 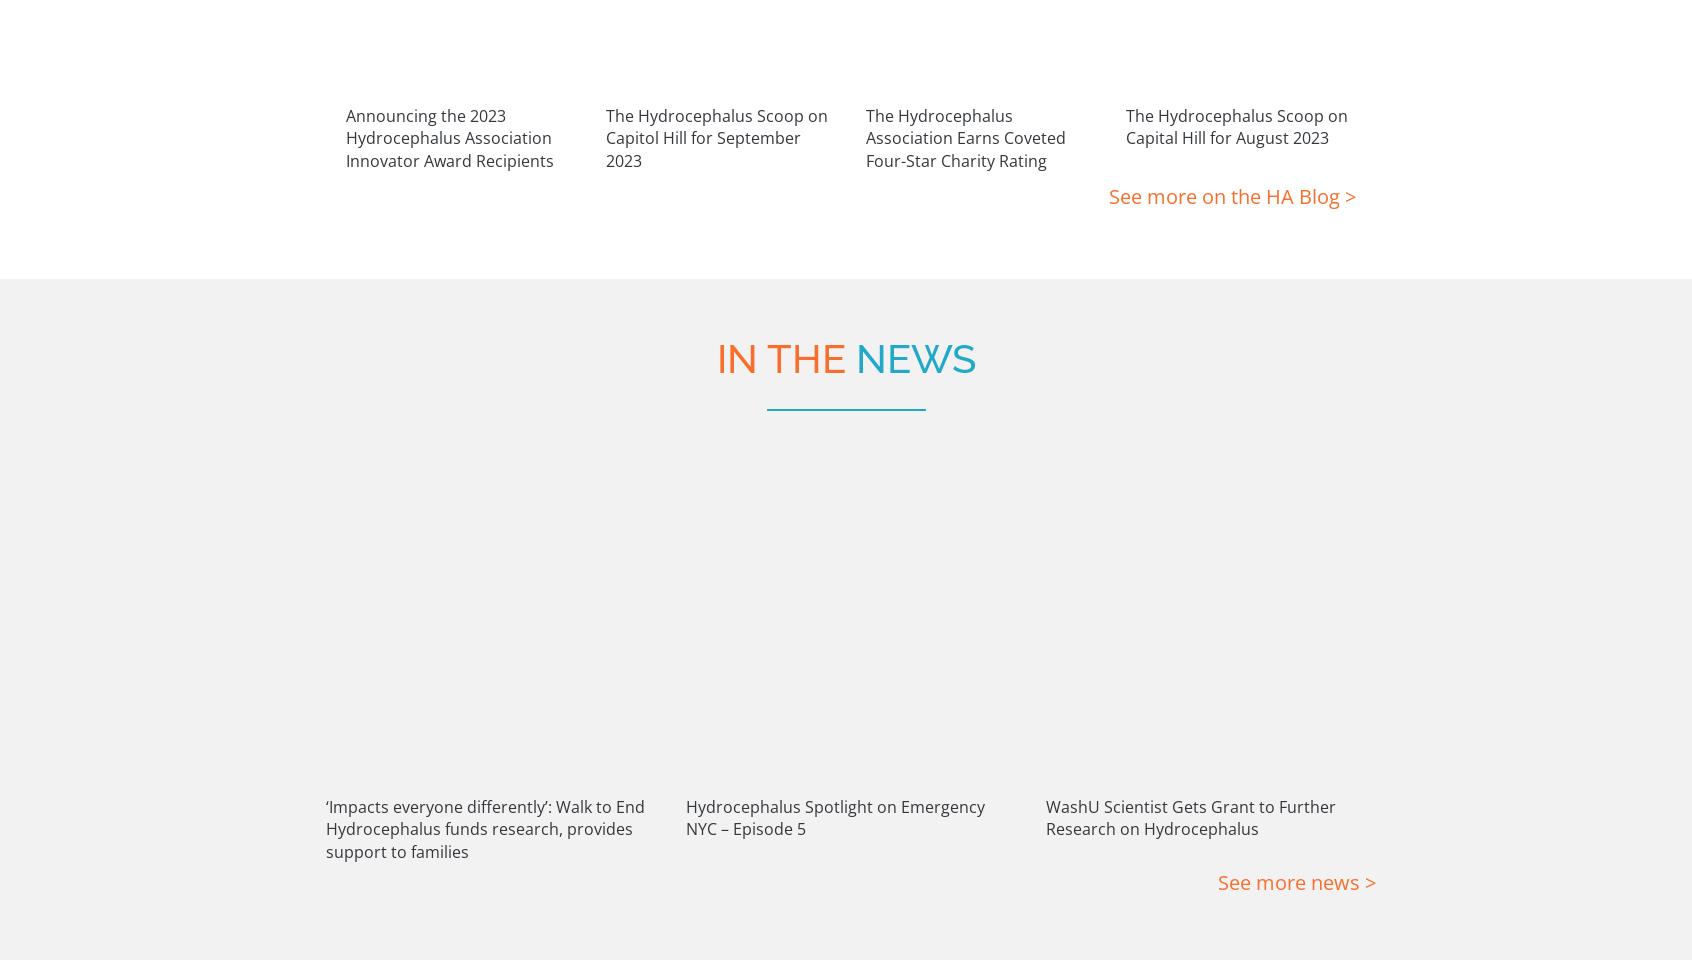 I want to click on '+', so click(x=505, y=889).